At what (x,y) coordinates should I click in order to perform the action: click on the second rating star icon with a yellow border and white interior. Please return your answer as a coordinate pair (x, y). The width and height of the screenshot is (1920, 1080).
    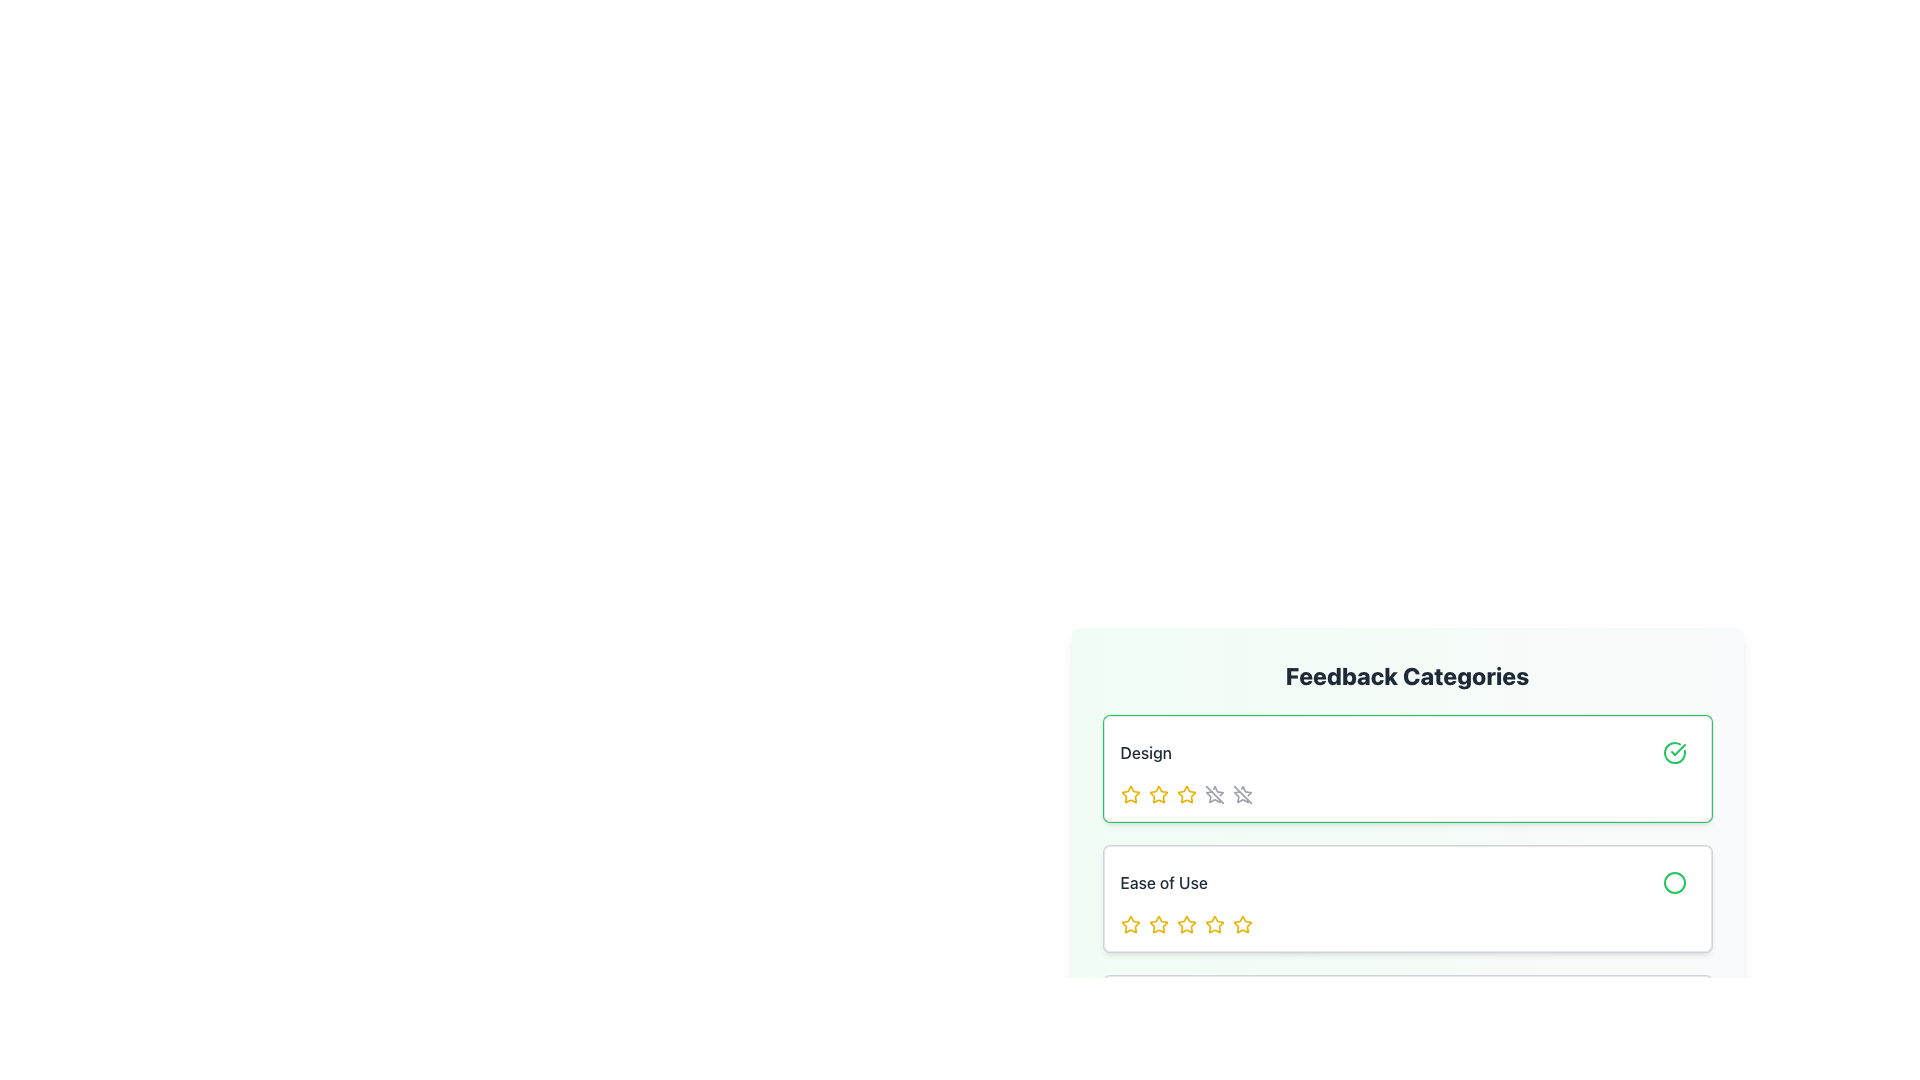
    Looking at the image, I should click on (1158, 793).